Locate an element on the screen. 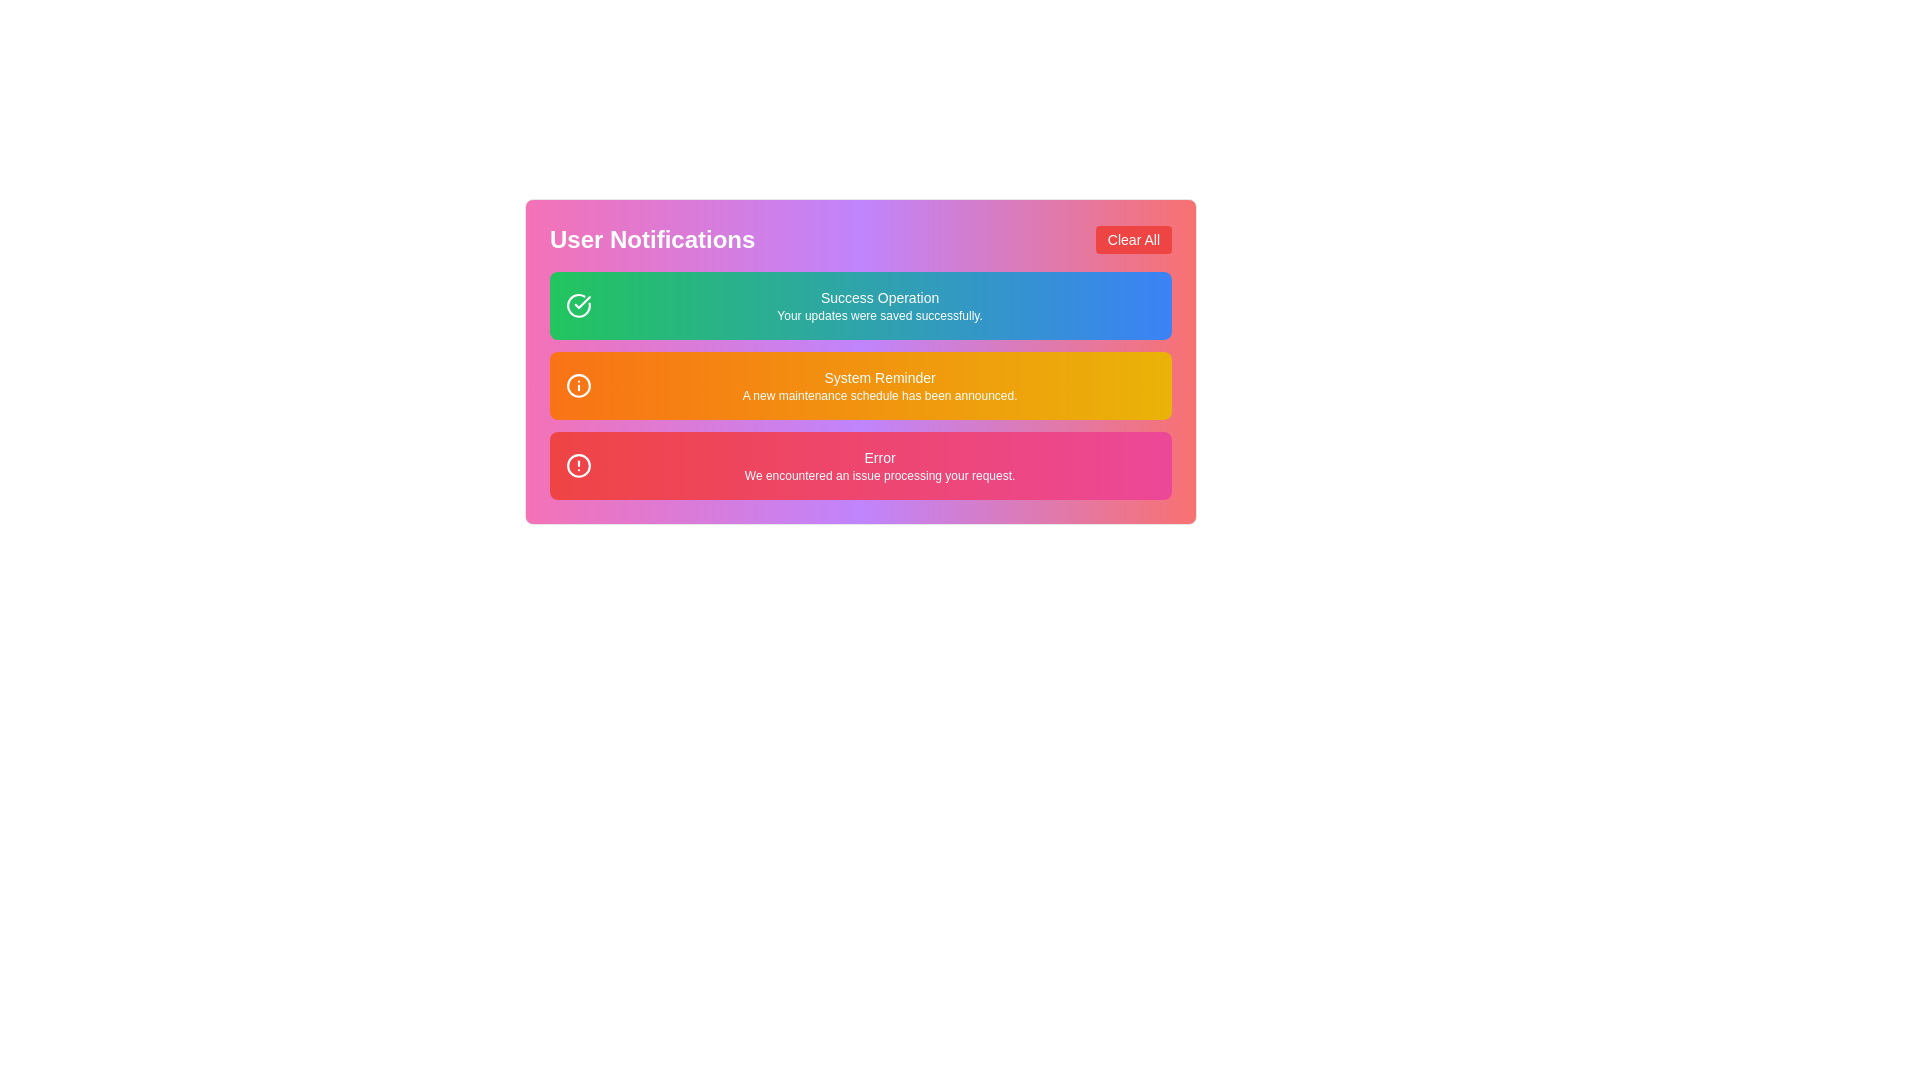 The image size is (1920, 1080). the 'Clear All' button, which has a vibrant red background and white text, located in the upper-right corner of the notification panel is located at coordinates (1133, 238).